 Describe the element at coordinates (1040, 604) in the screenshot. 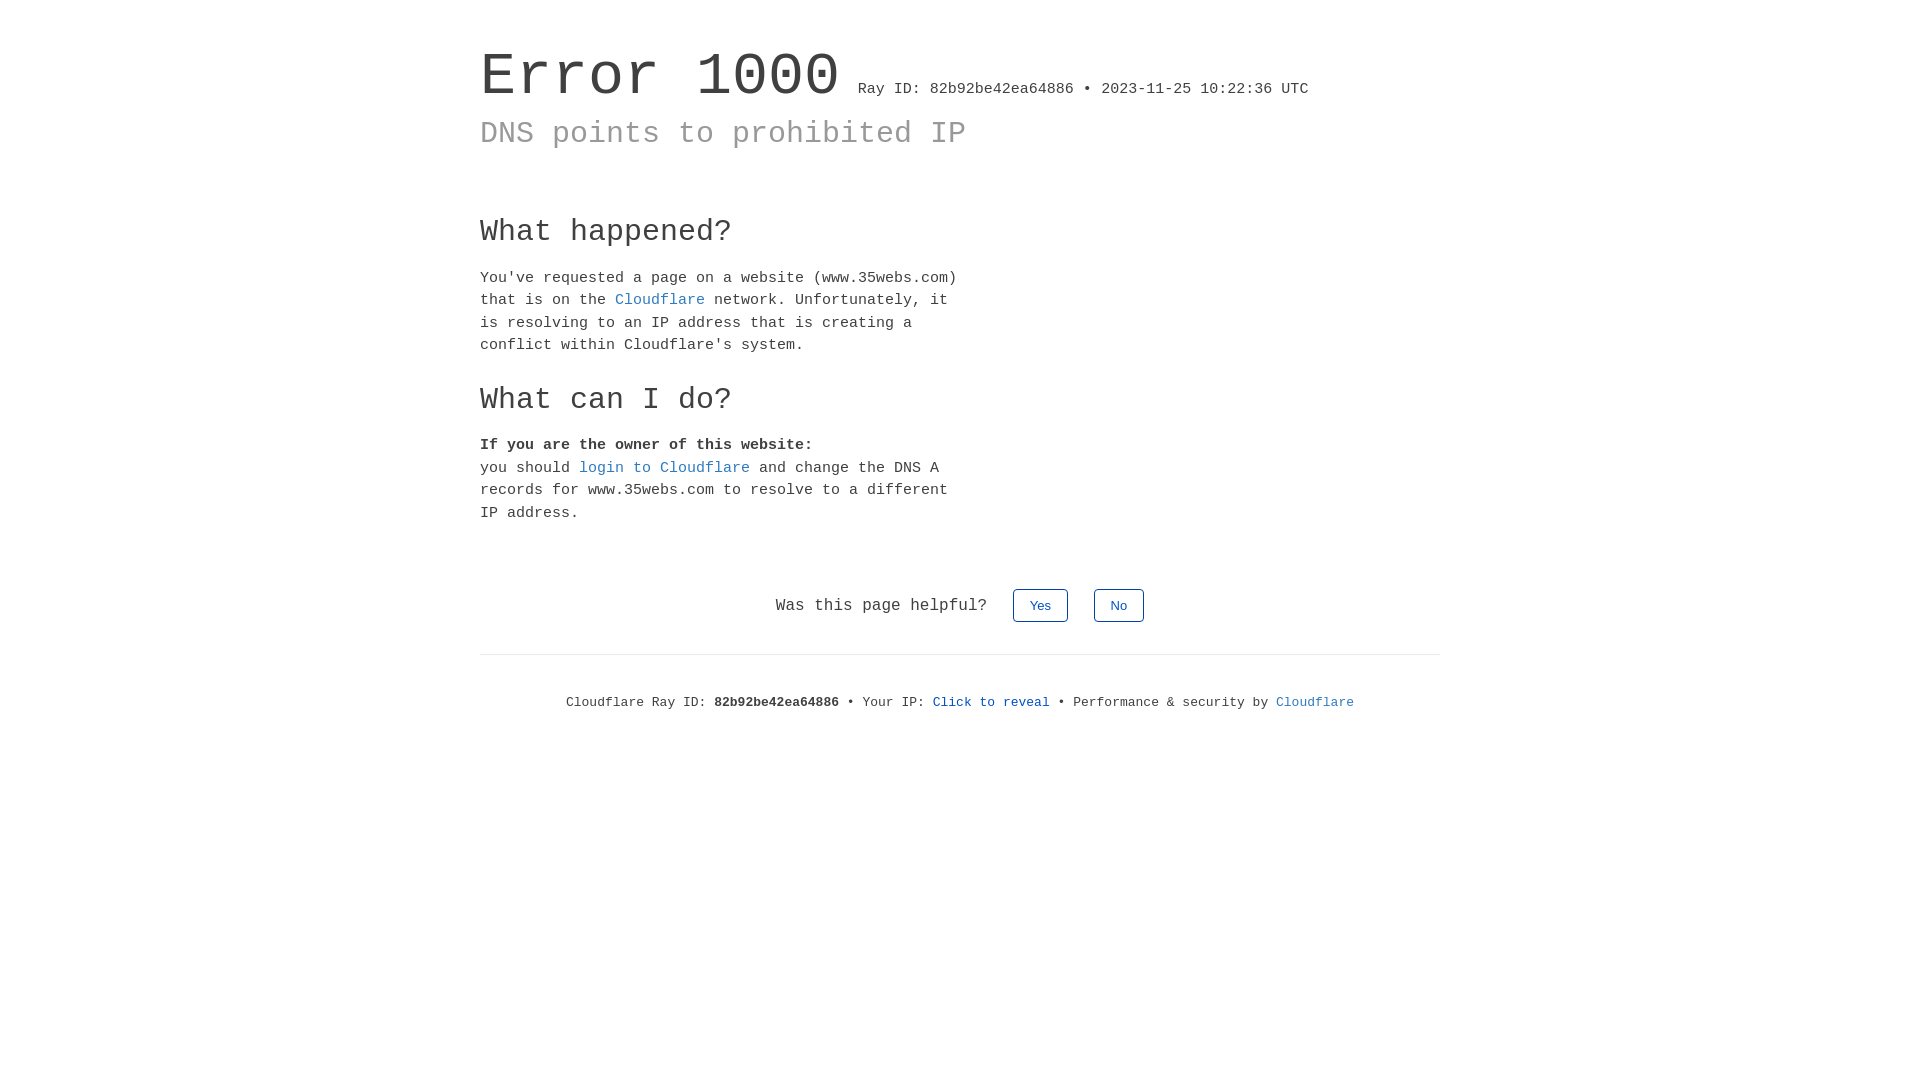

I see `'Yes'` at that location.